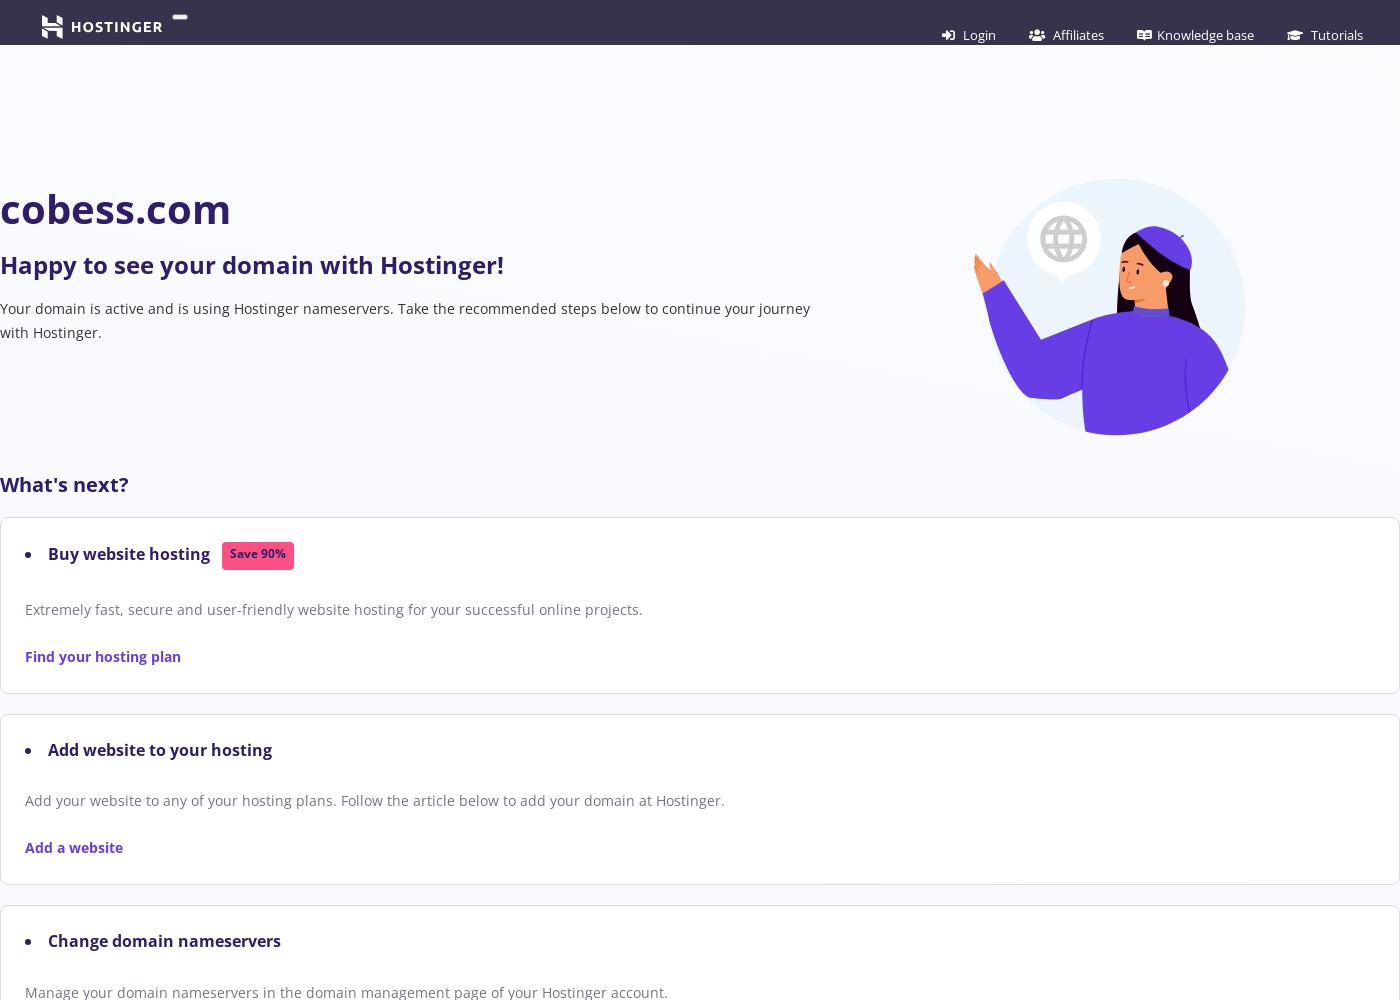 The image size is (1400, 1000). I want to click on 'Add website to your hosting', so click(48, 748).